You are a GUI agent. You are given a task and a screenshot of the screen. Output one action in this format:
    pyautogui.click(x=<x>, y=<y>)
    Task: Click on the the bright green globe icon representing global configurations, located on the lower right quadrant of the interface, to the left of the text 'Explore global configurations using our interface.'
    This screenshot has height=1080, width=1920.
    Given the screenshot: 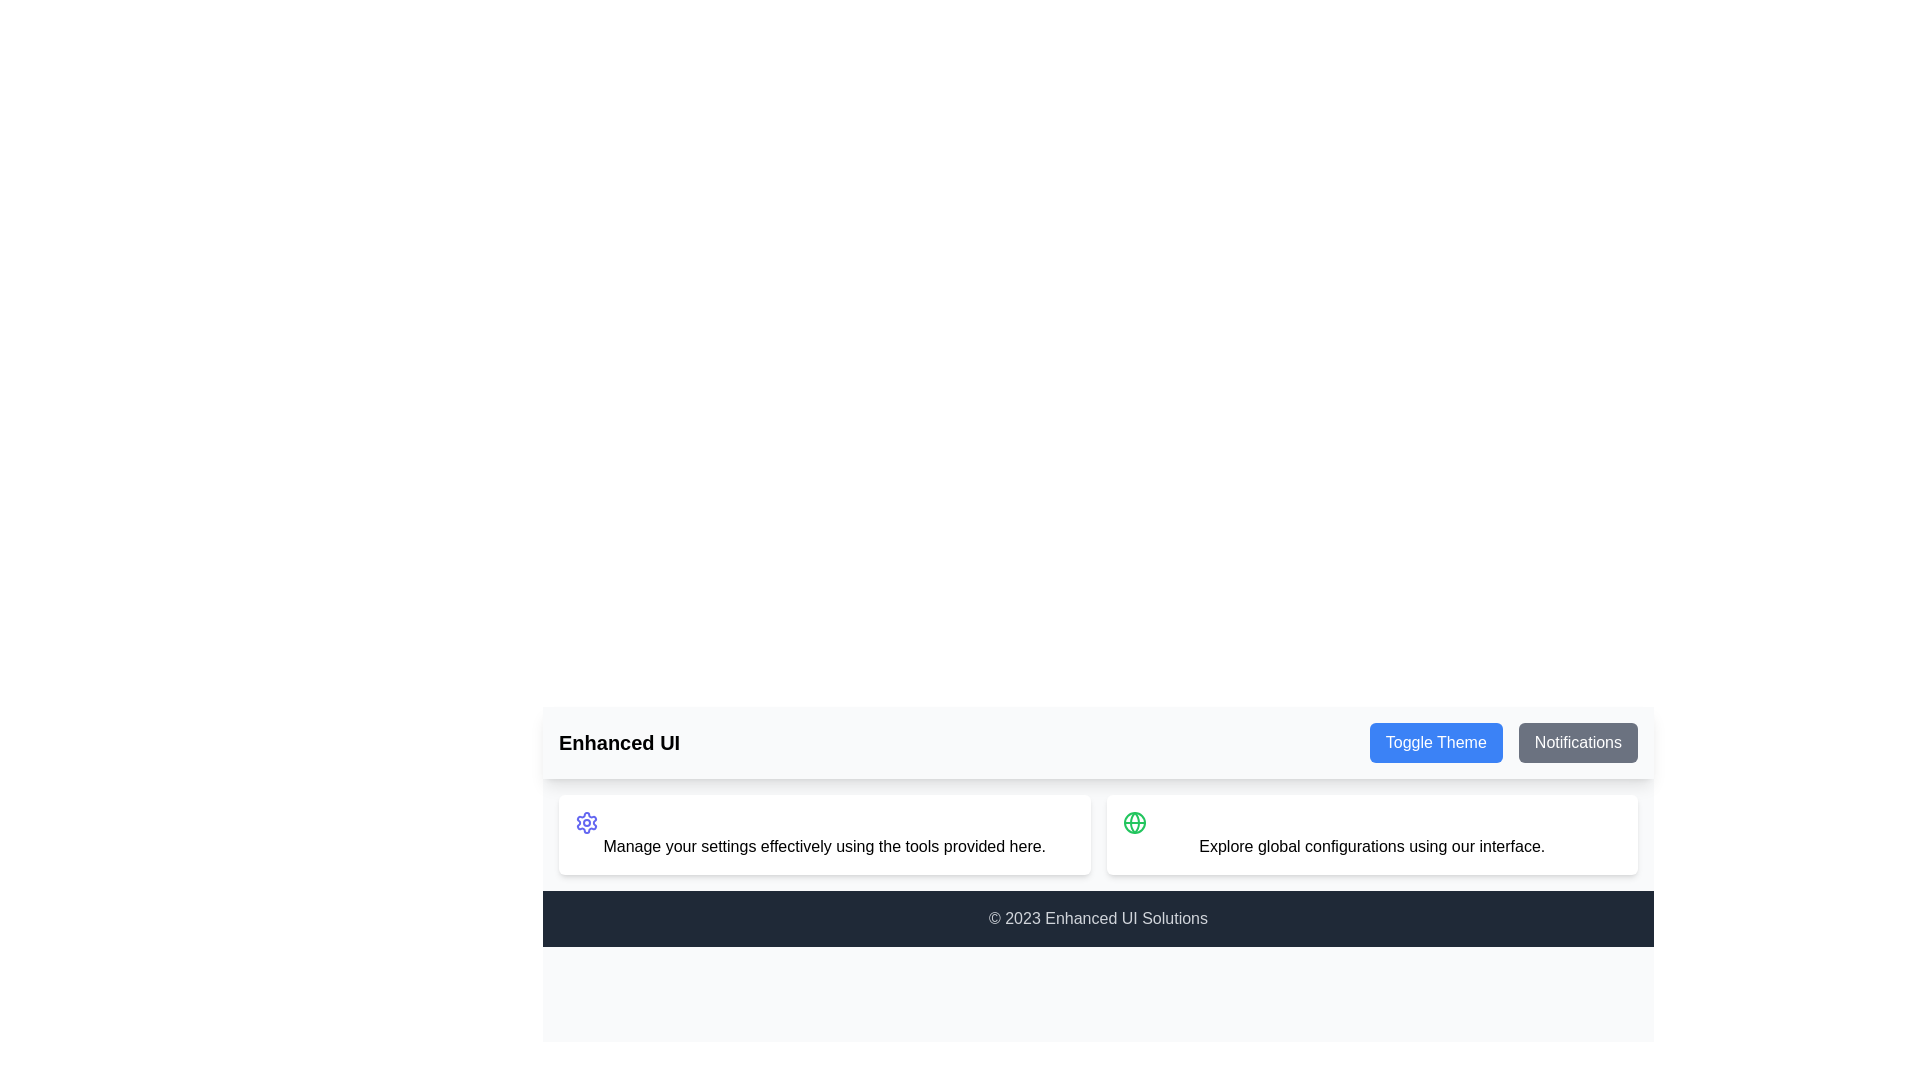 What is the action you would take?
    pyautogui.click(x=1134, y=822)
    